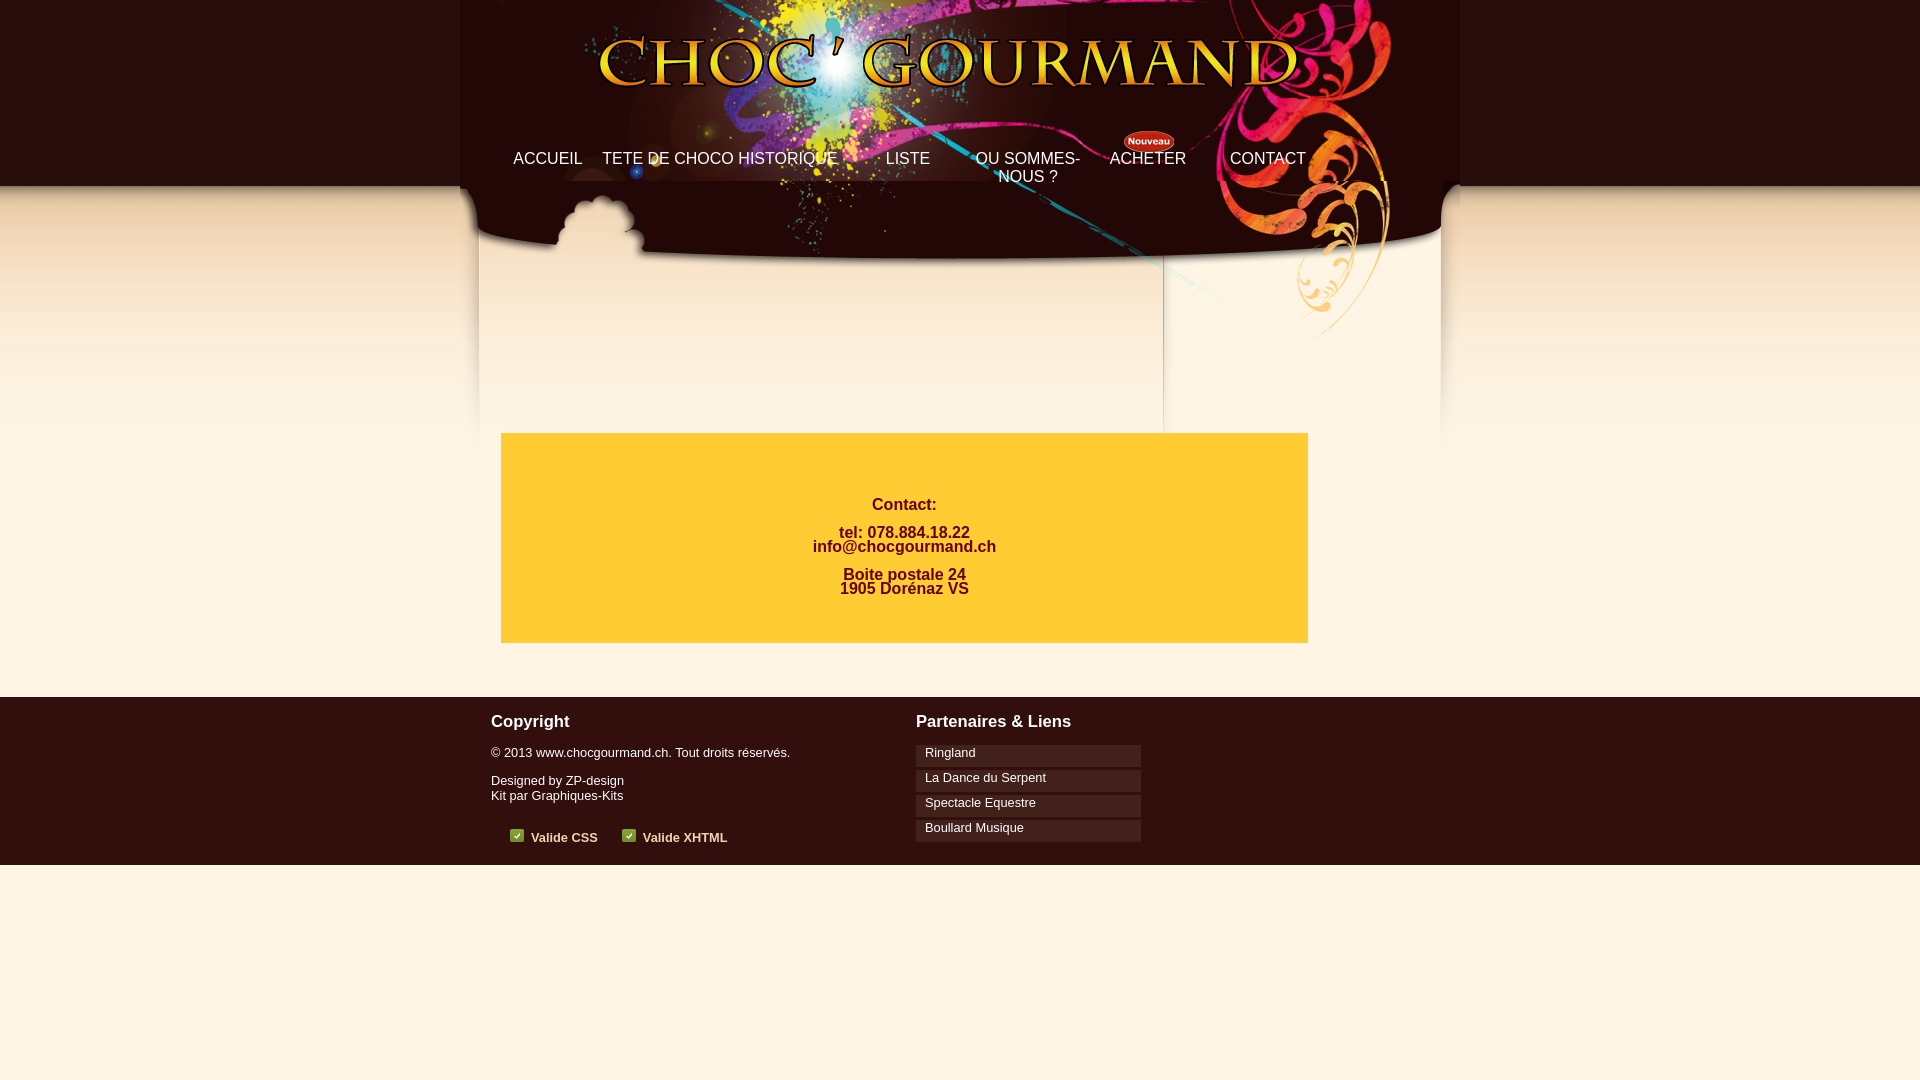 This screenshot has height=1080, width=1920. Describe the element at coordinates (547, 157) in the screenshot. I see `'ACCUEIL'` at that location.